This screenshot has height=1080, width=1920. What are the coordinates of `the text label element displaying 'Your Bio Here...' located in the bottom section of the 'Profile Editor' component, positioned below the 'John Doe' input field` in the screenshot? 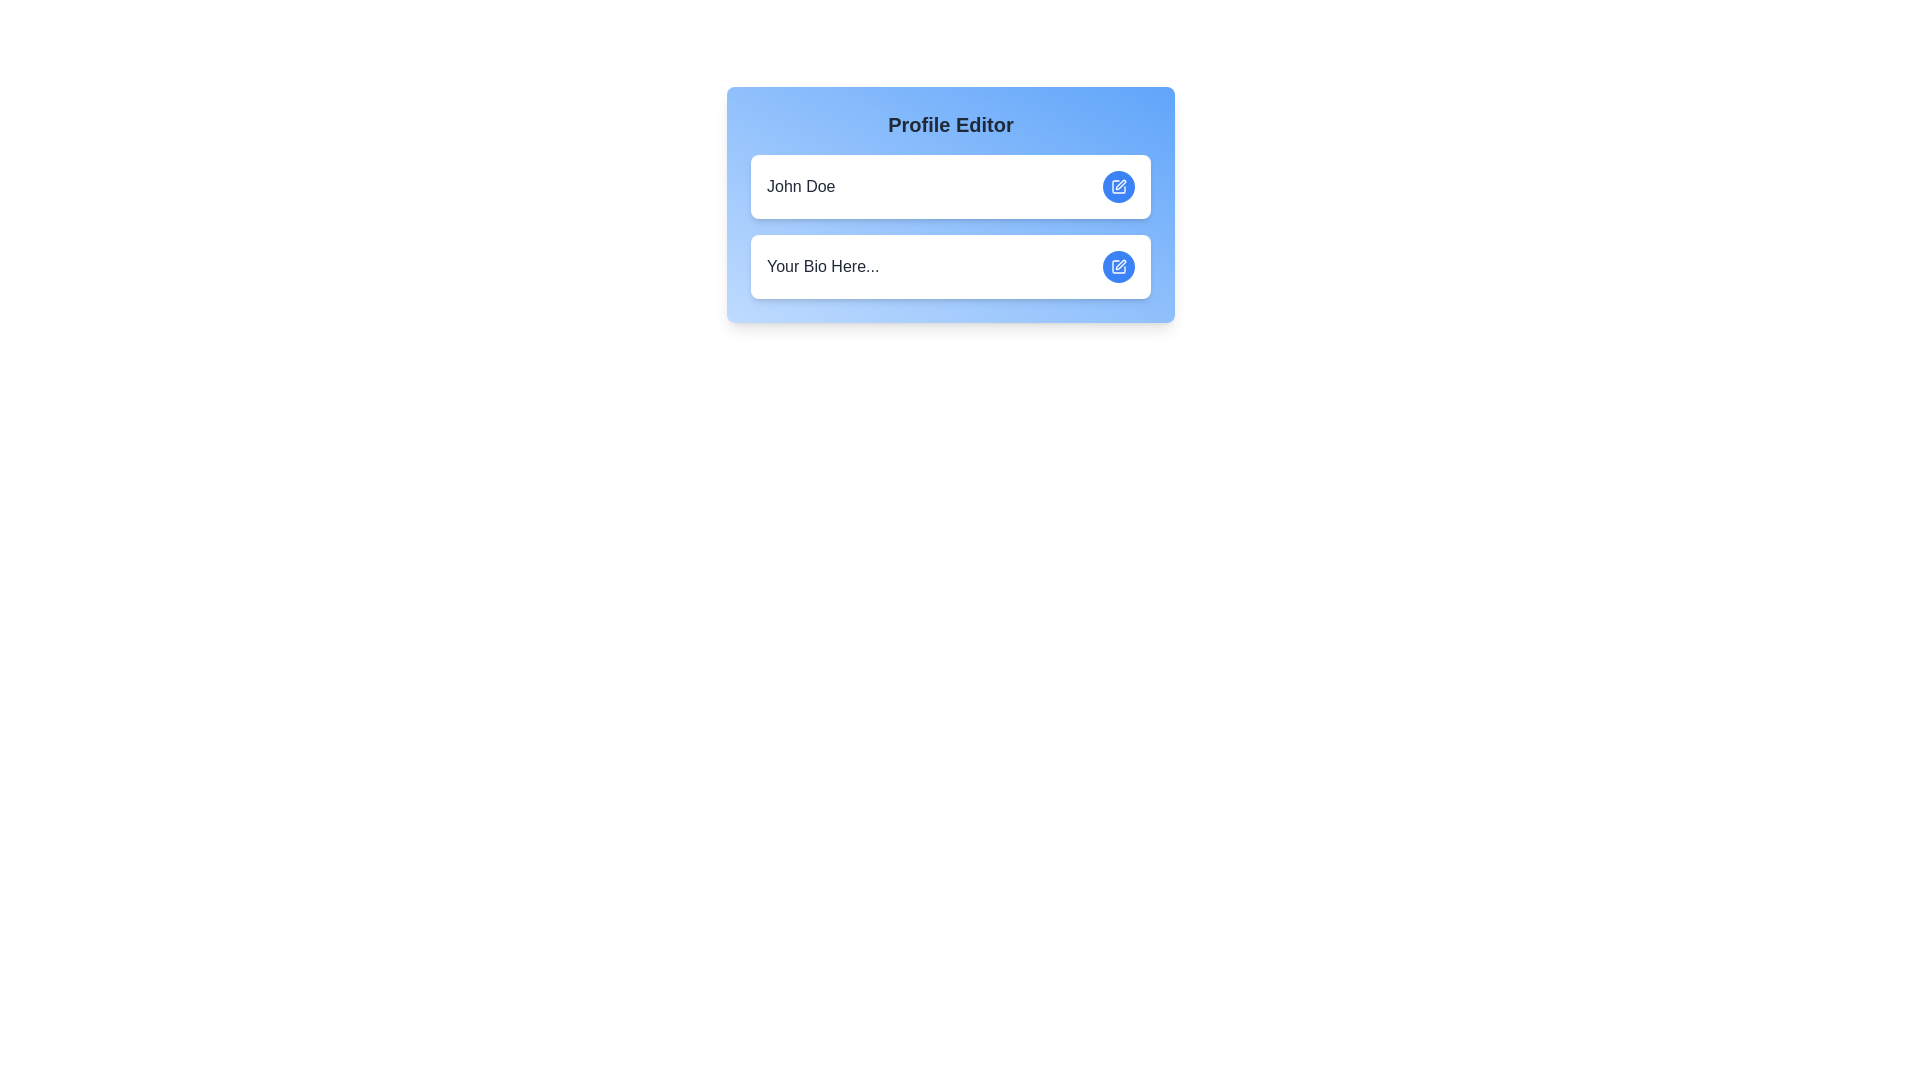 It's located at (823, 265).